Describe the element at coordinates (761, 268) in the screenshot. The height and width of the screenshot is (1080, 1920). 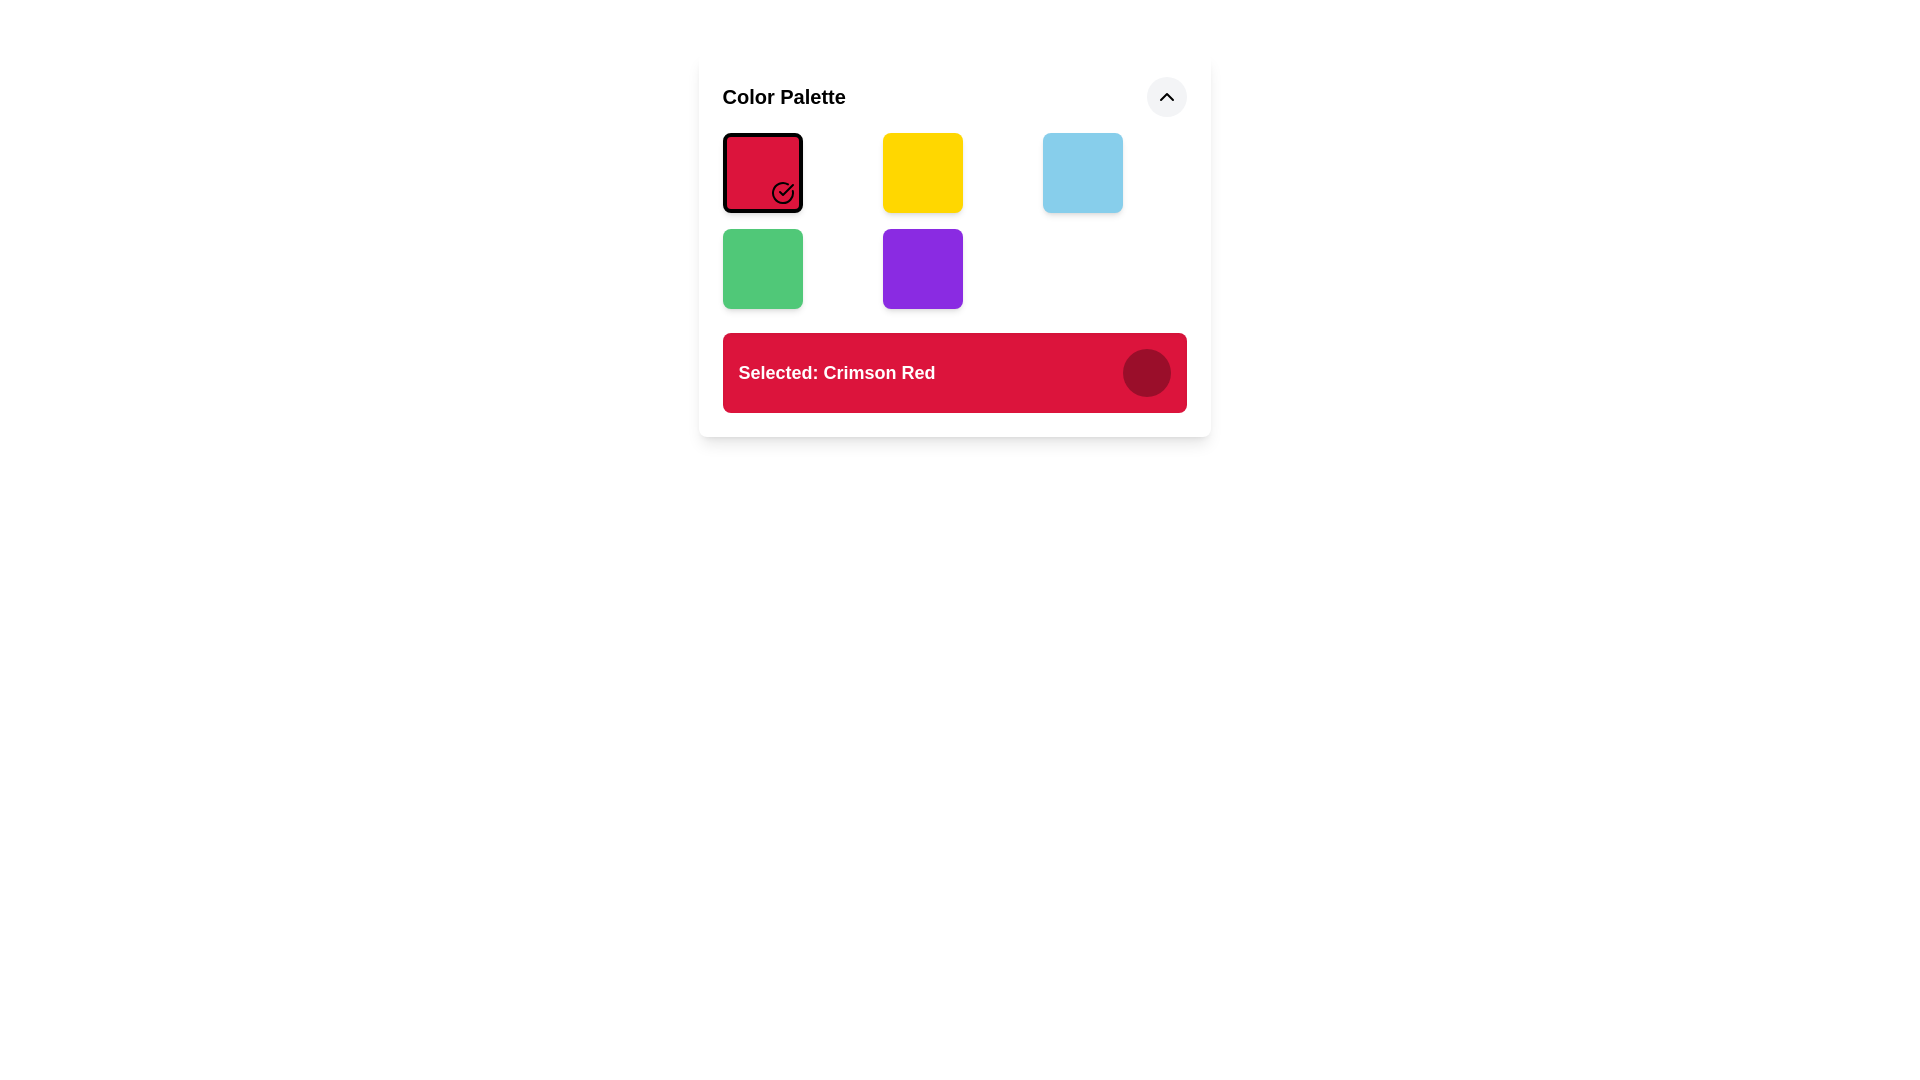
I see `the green square color tile with rounded corners located in the second row, first column of the grid` at that location.